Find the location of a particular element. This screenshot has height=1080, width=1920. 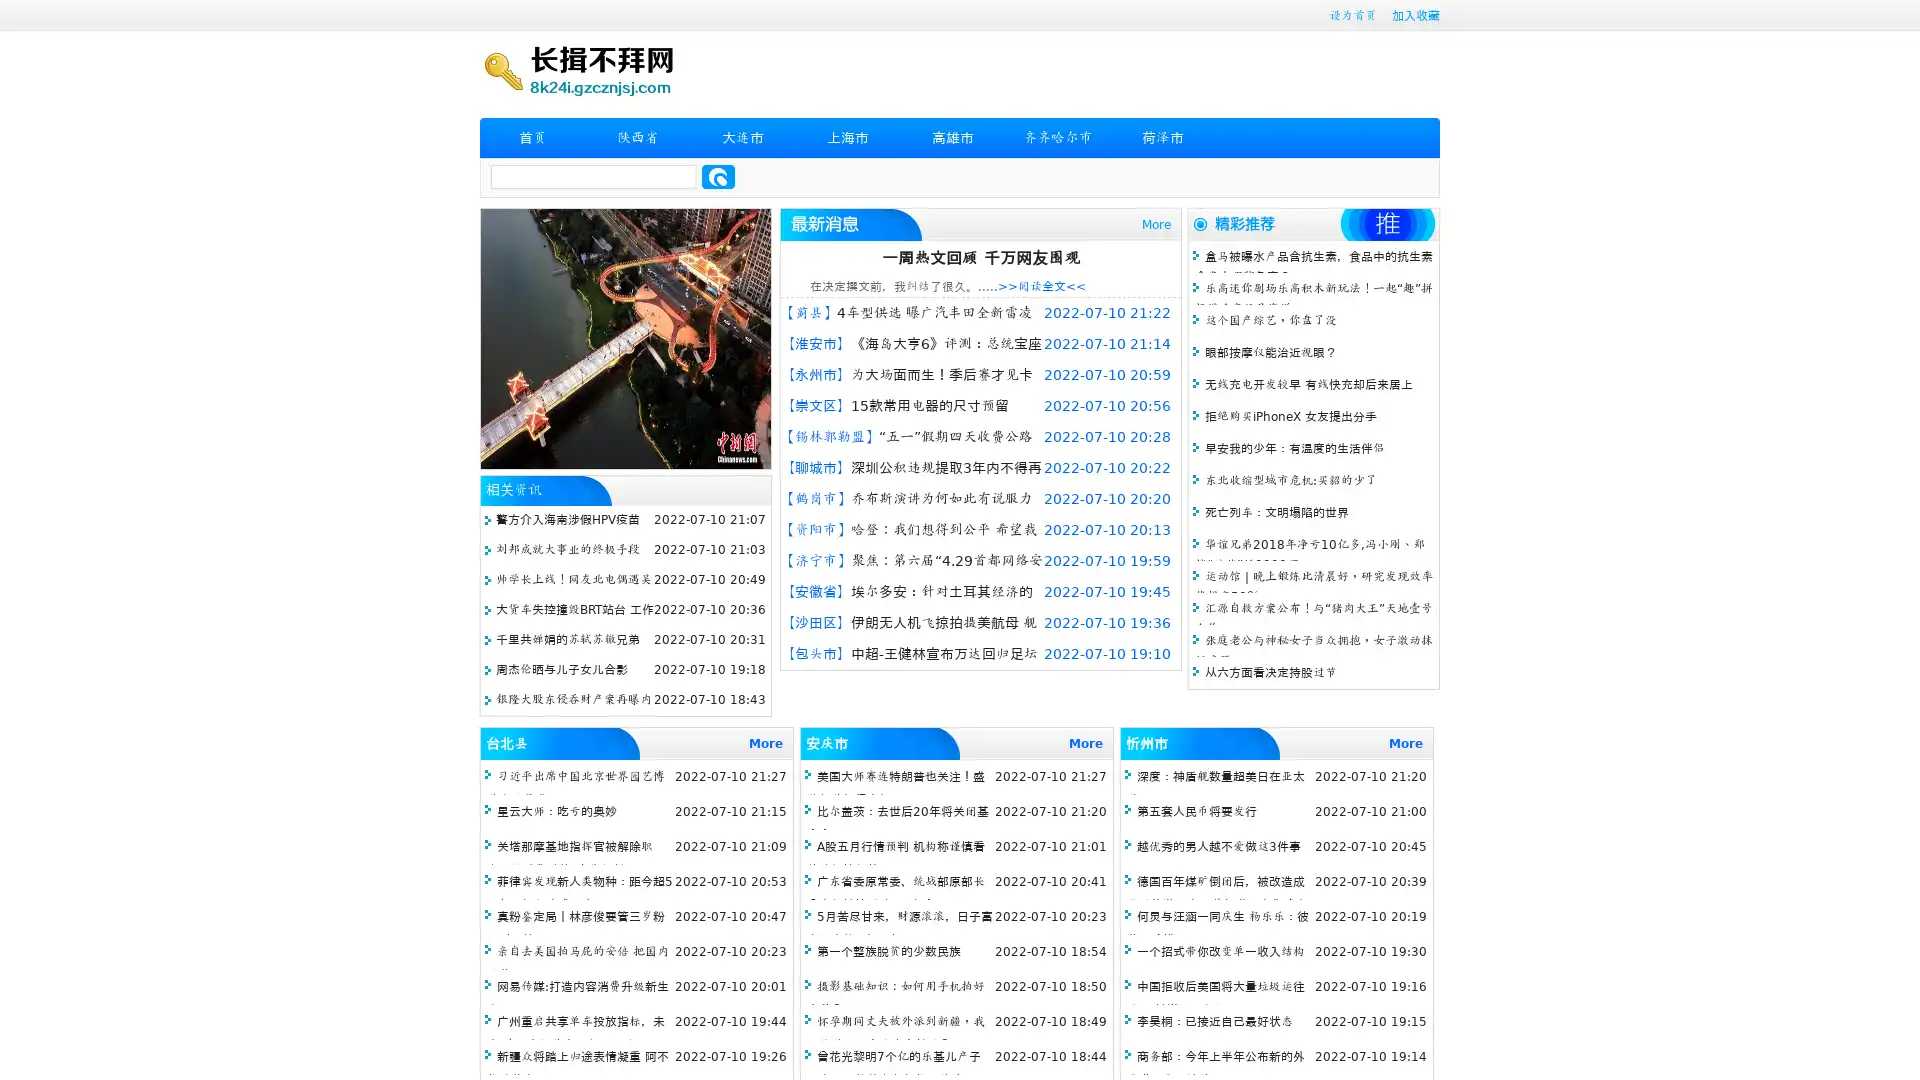

Search is located at coordinates (718, 176).